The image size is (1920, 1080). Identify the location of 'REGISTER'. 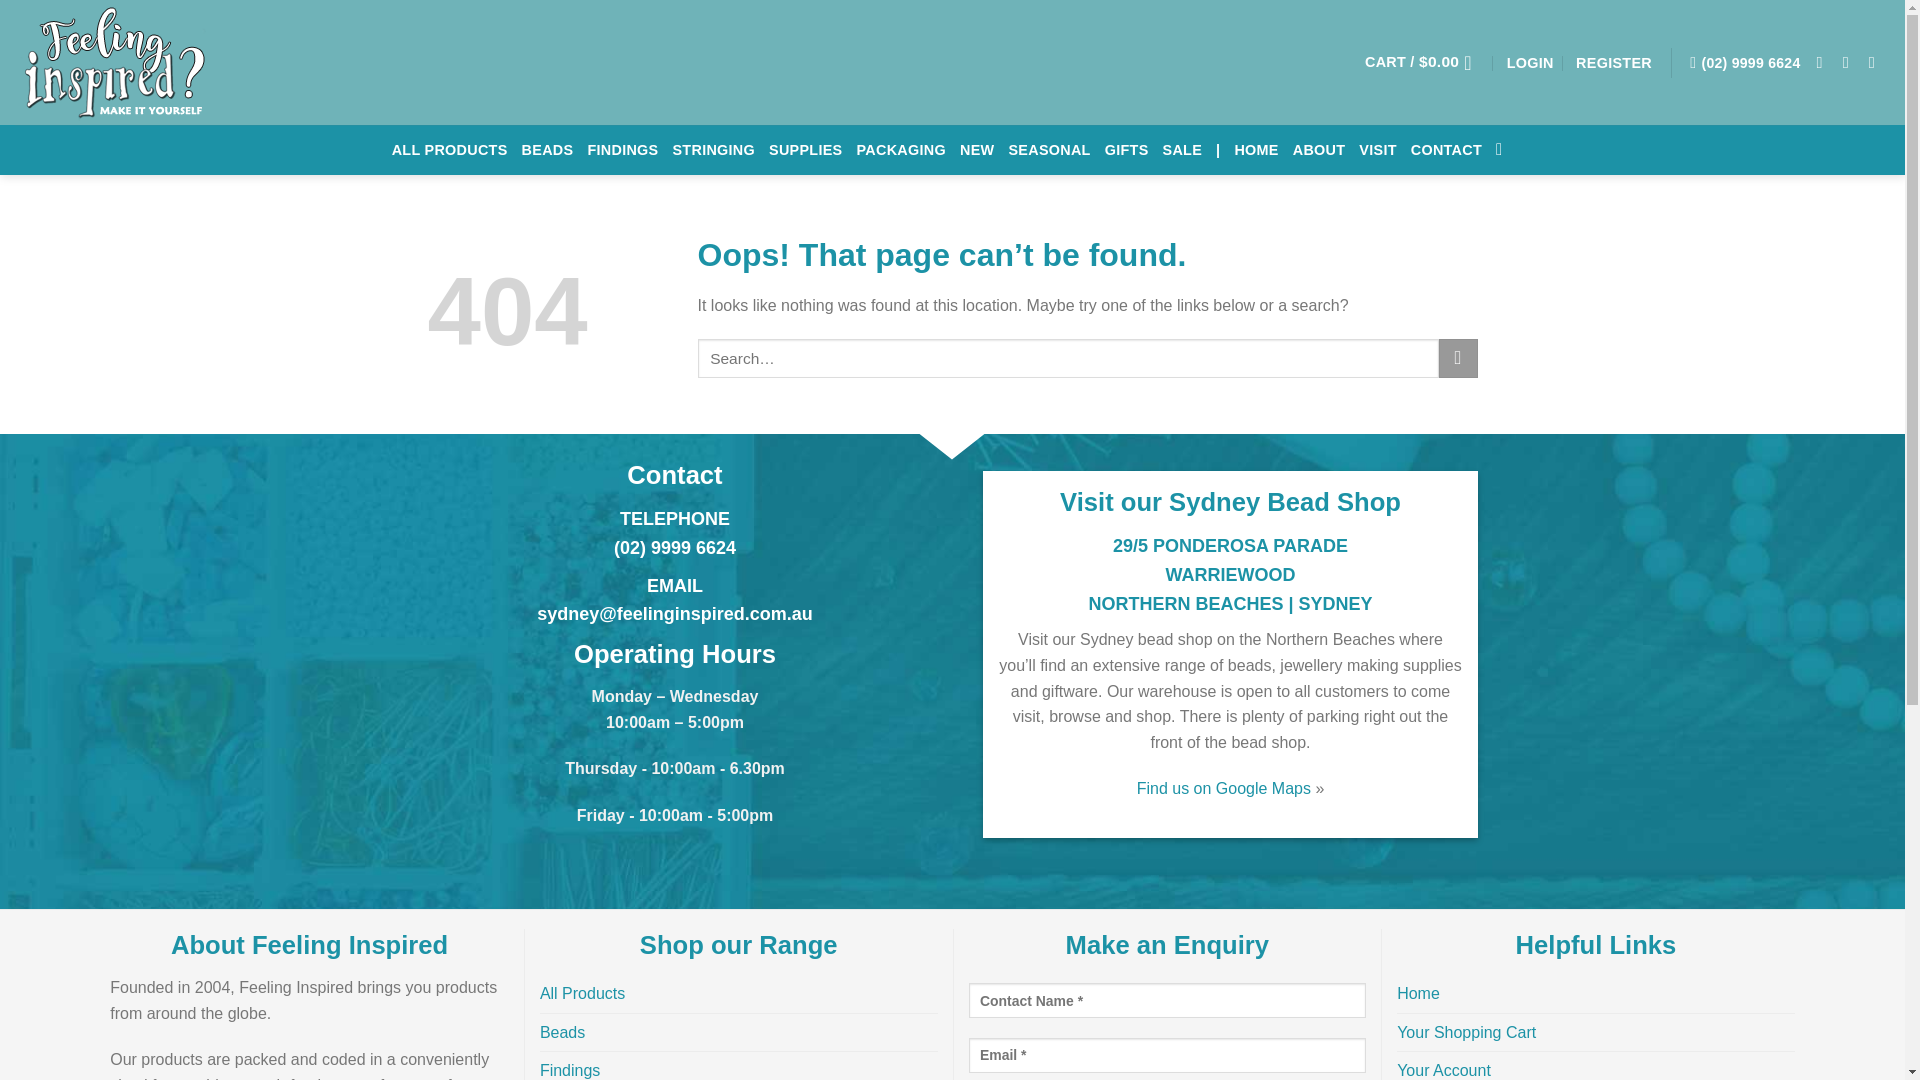
(1613, 60).